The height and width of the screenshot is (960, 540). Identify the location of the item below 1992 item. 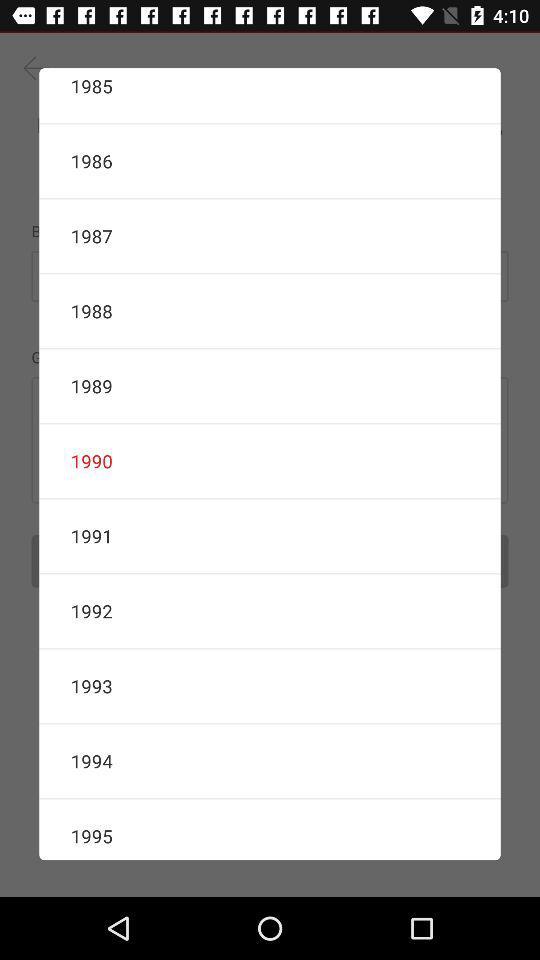
(270, 686).